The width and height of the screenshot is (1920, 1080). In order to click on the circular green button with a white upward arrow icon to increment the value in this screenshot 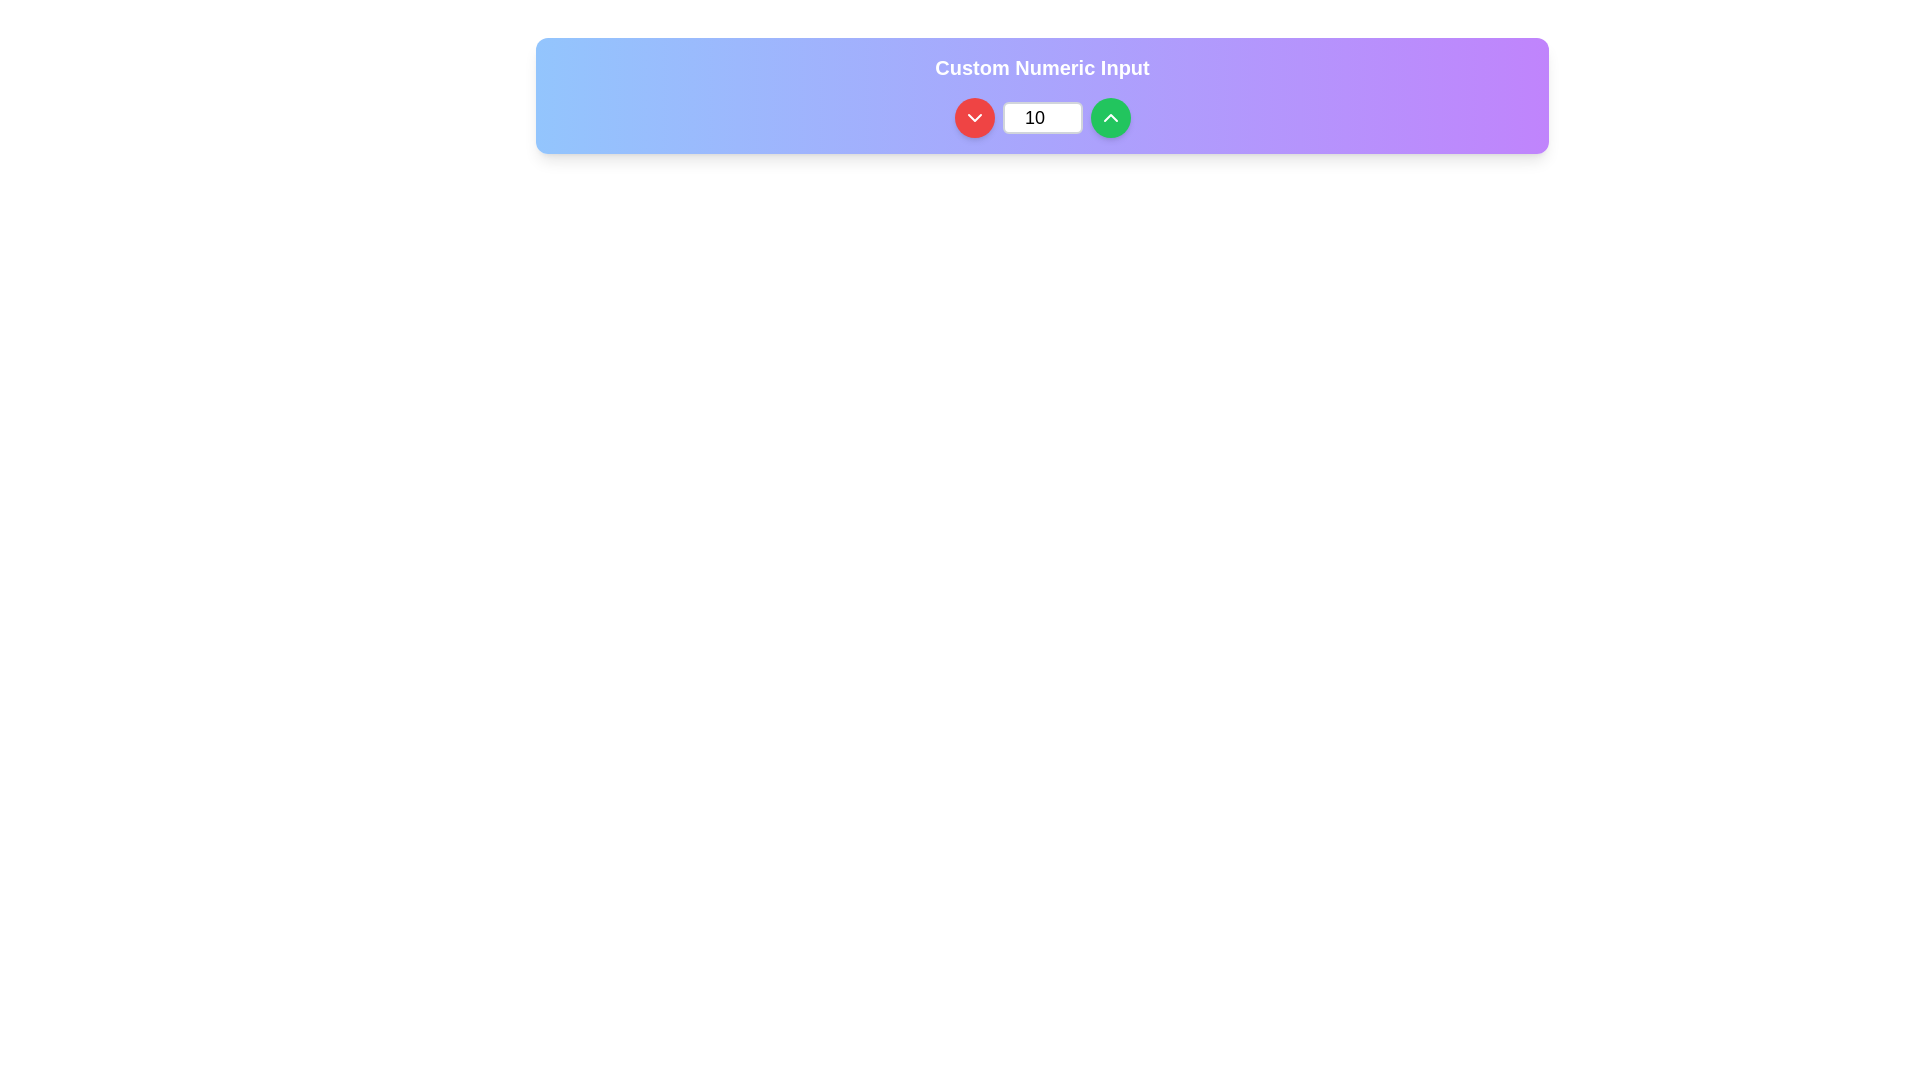, I will do `click(1109, 118)`.